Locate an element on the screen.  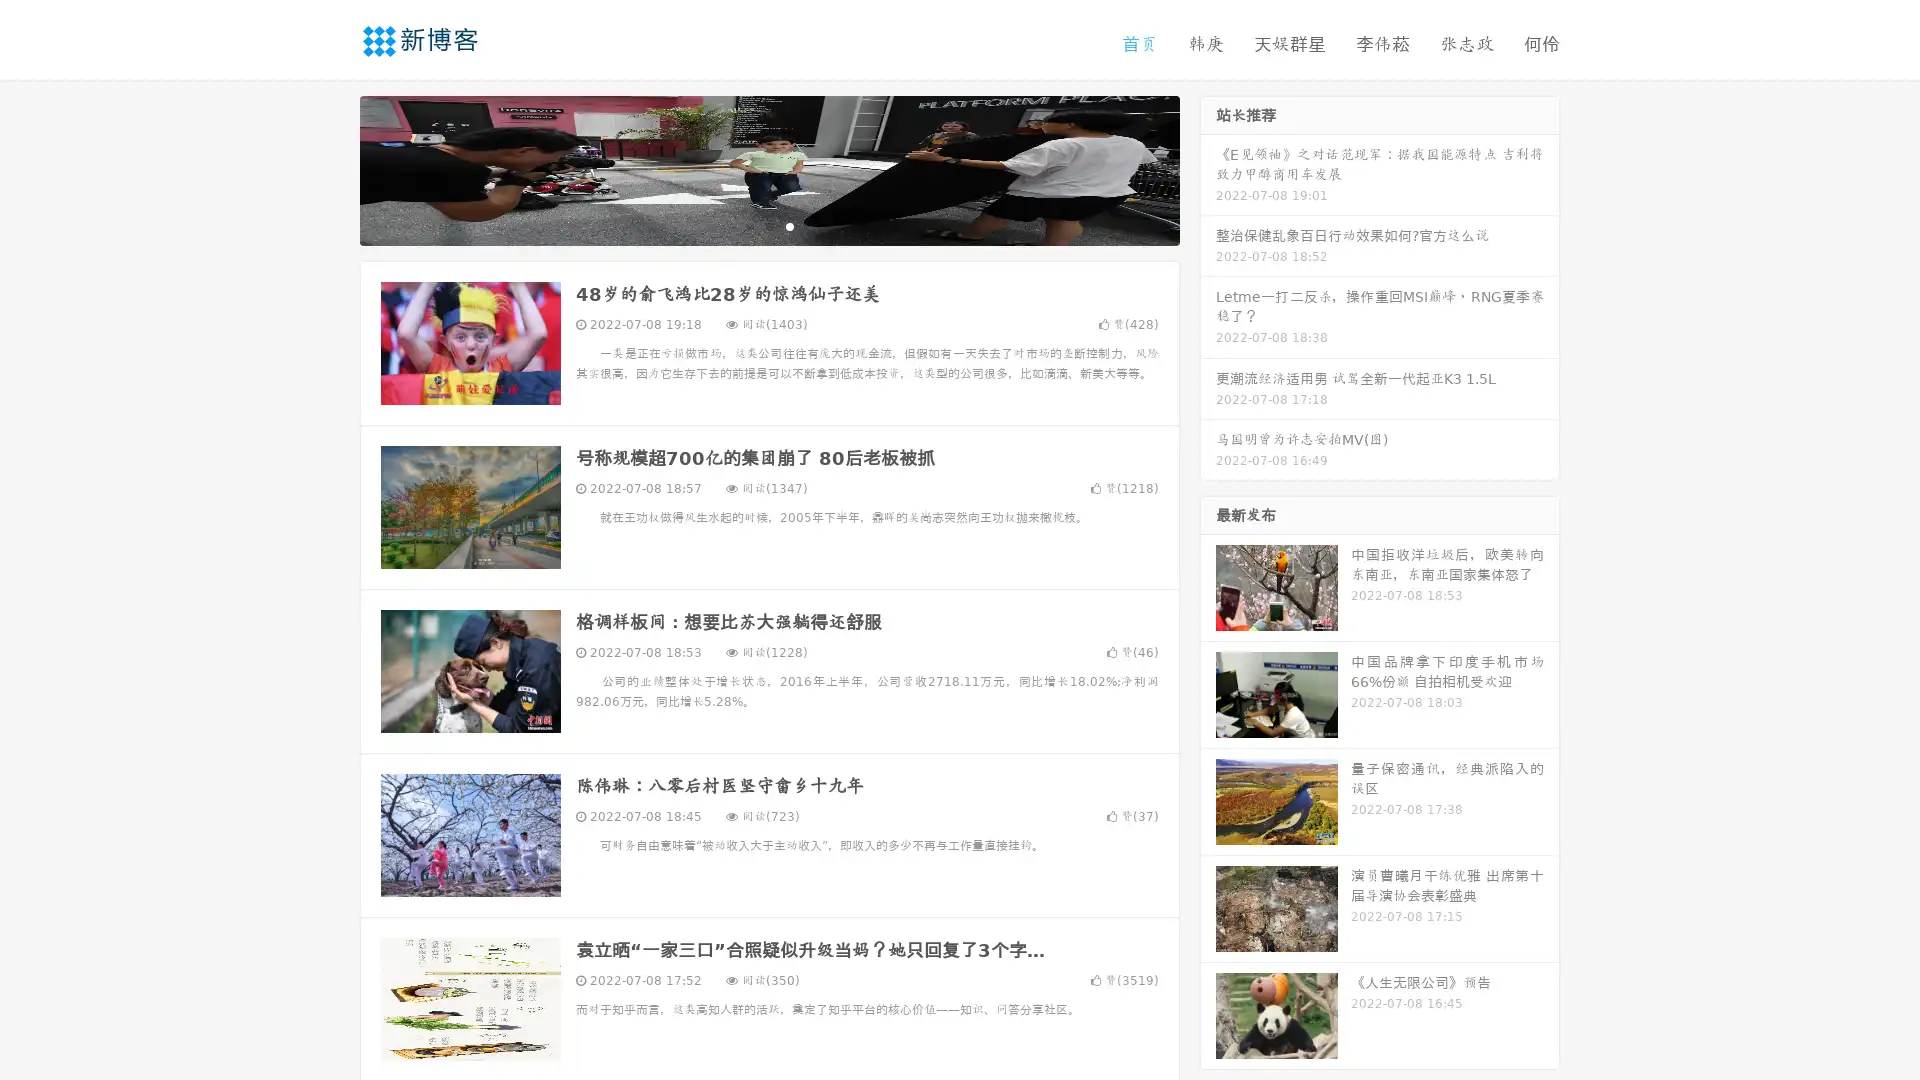
Previous slide is located at coordinates (330, 168).